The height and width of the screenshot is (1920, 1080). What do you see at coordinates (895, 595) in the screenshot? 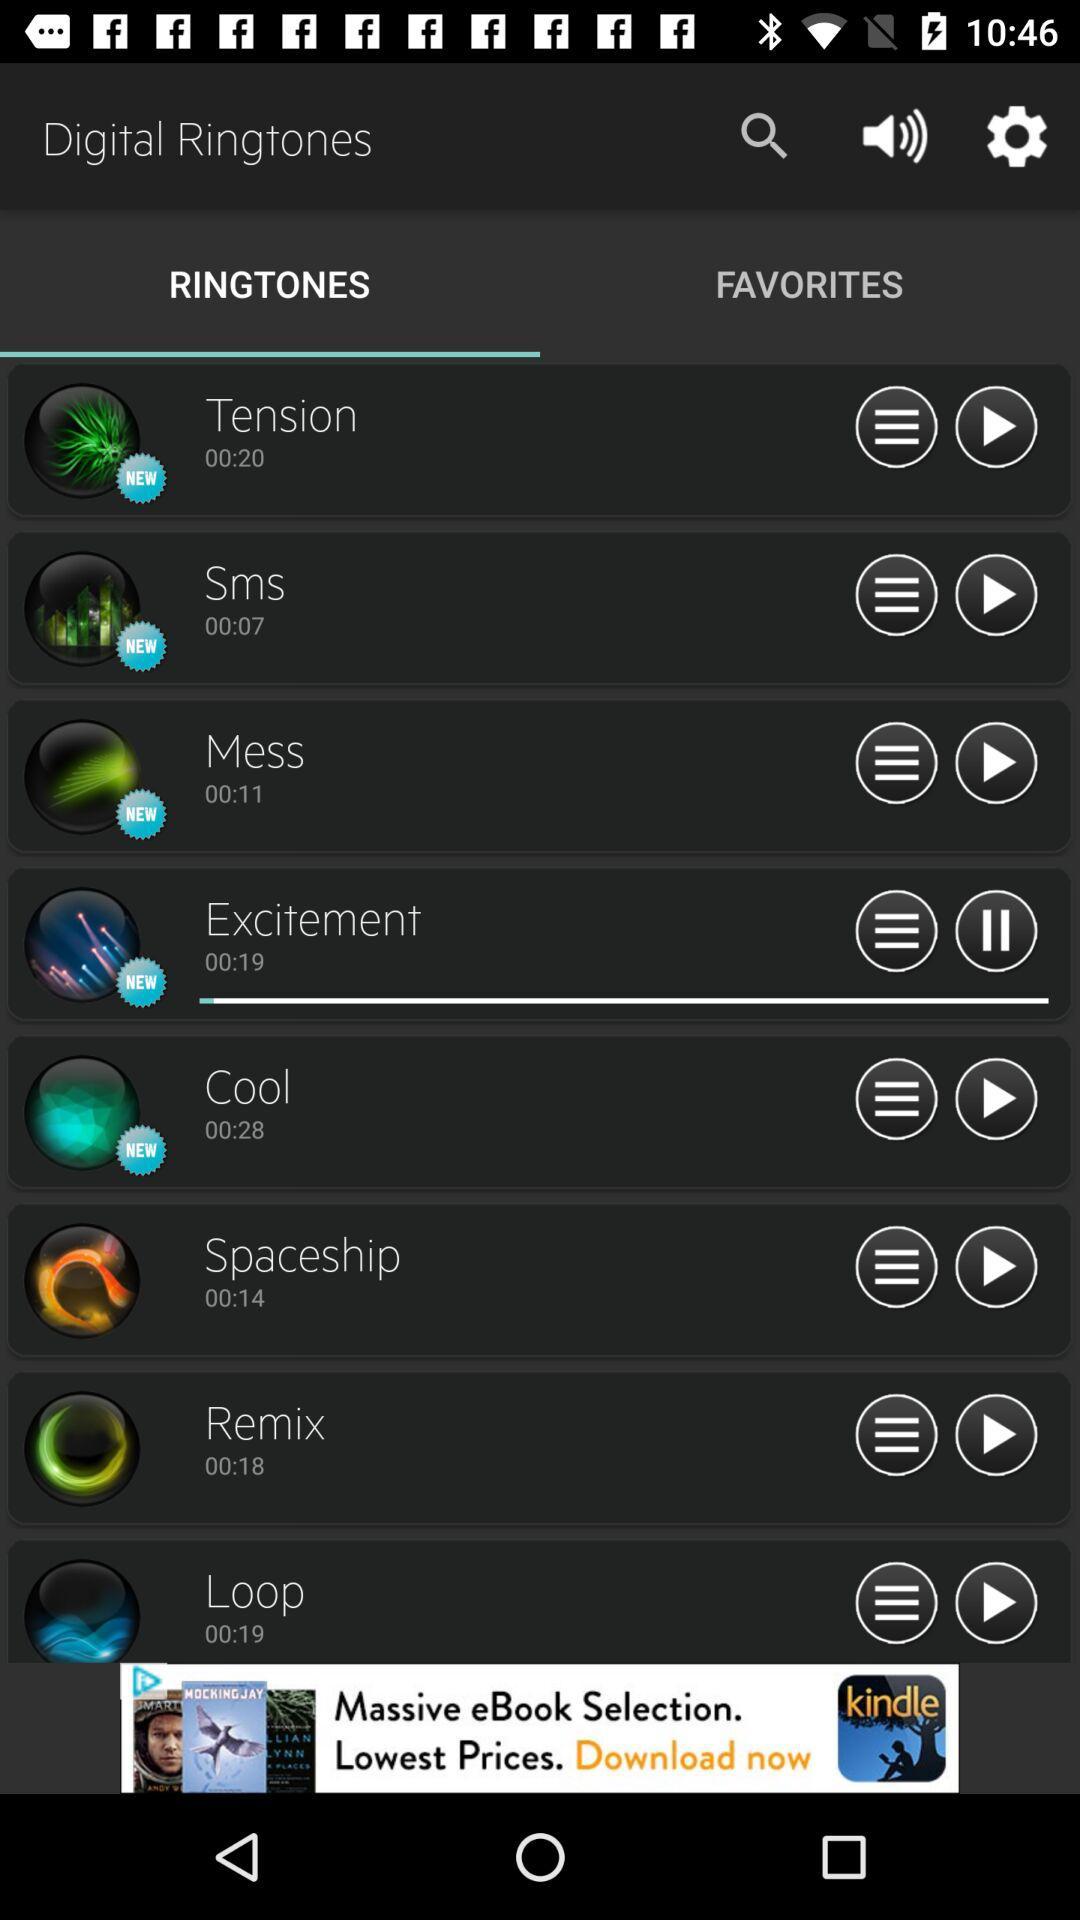
I see `menu` at bounding box center [895, 595].